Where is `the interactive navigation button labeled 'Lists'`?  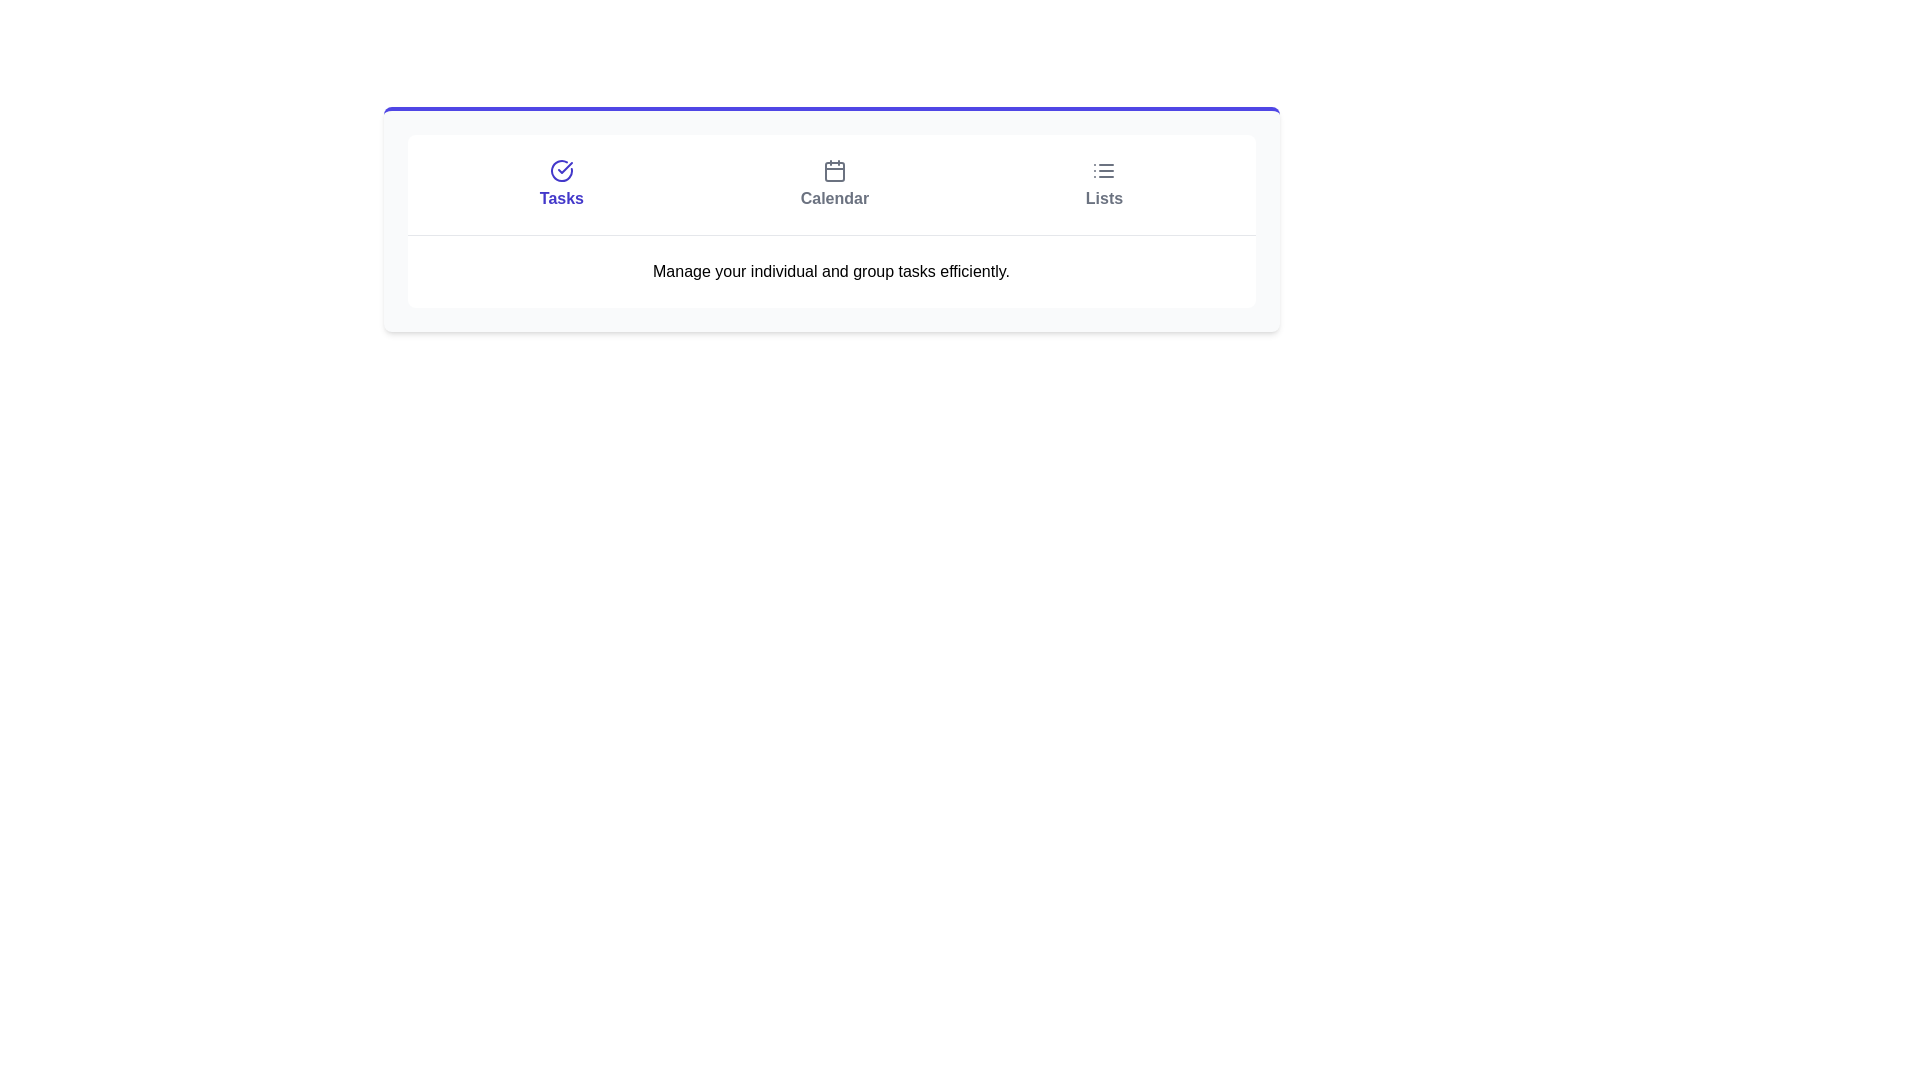 the interactive navigation button labeled 'Lists' is located at coordinates (1103, 185).